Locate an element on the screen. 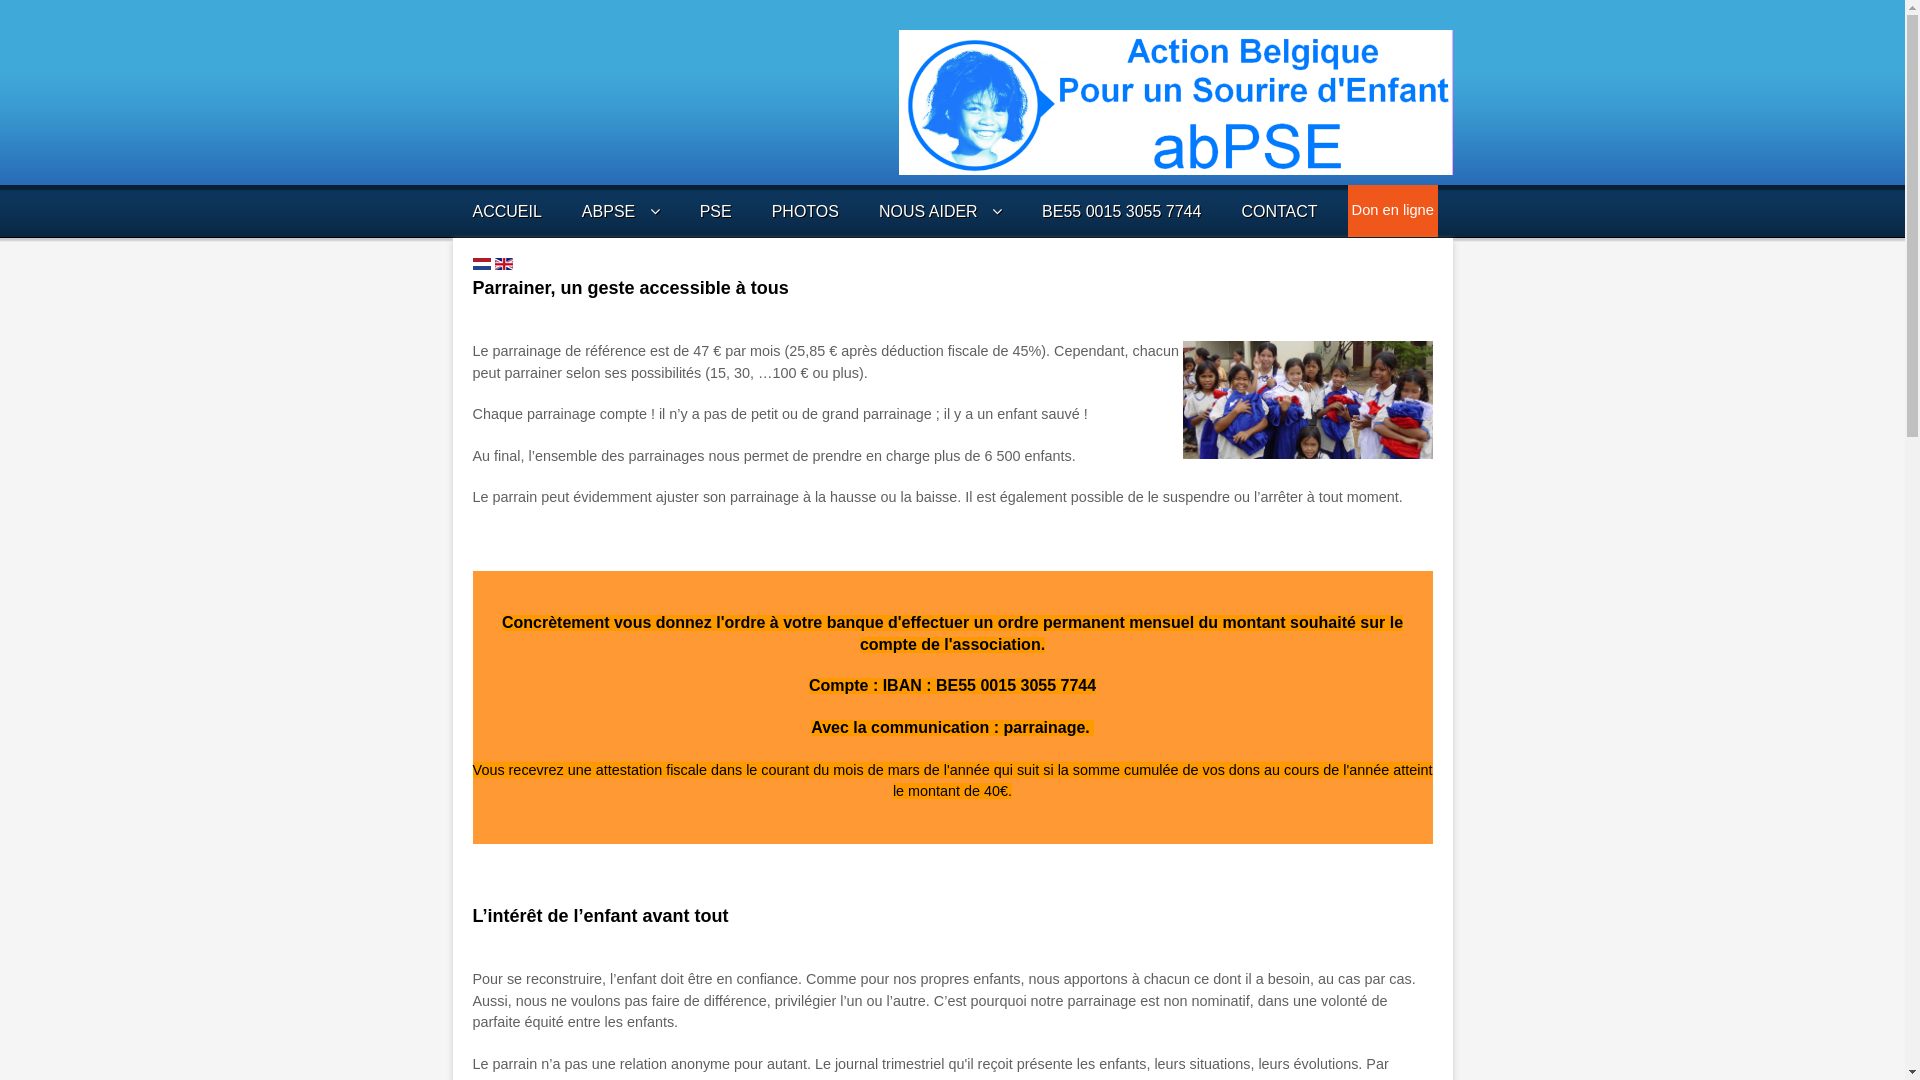  'English (UK)' is located at coordinates (503, 262).